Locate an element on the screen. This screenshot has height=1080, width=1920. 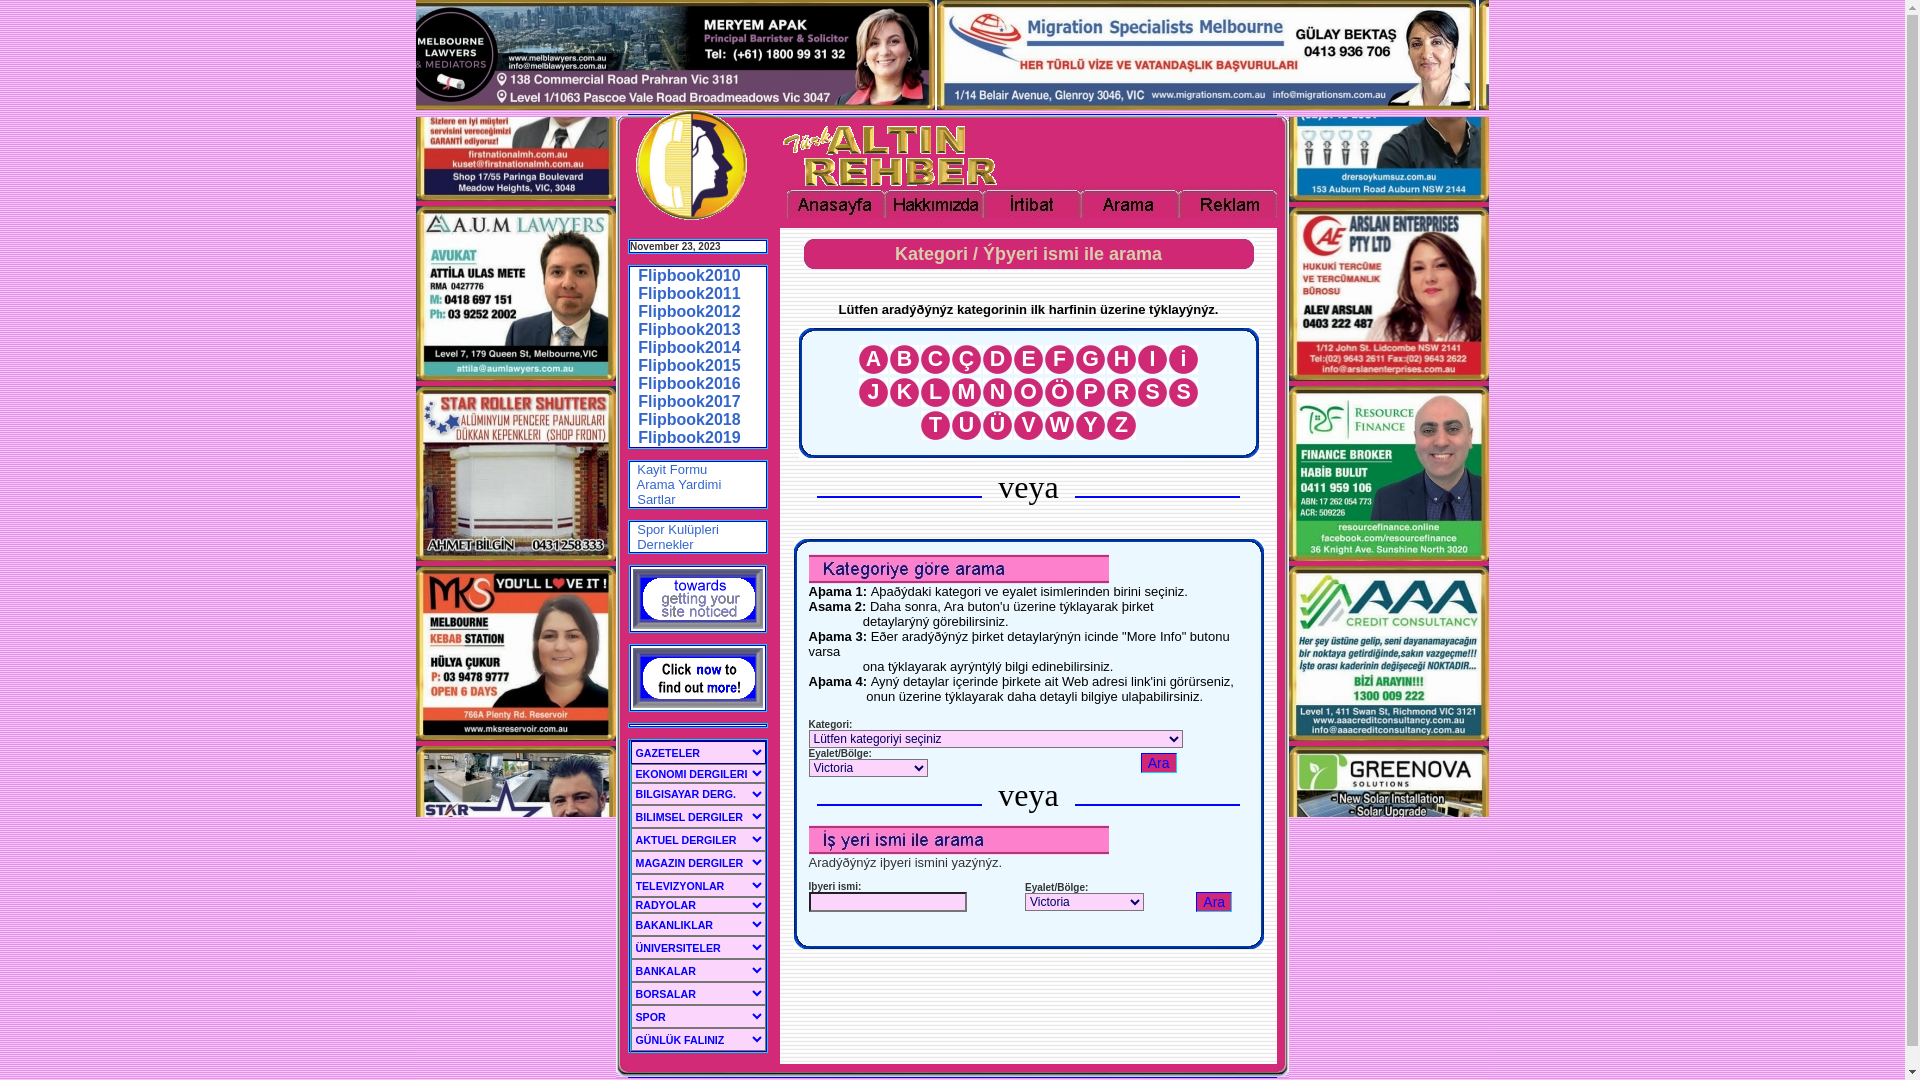
'K' is located at coordinates (903, 395).